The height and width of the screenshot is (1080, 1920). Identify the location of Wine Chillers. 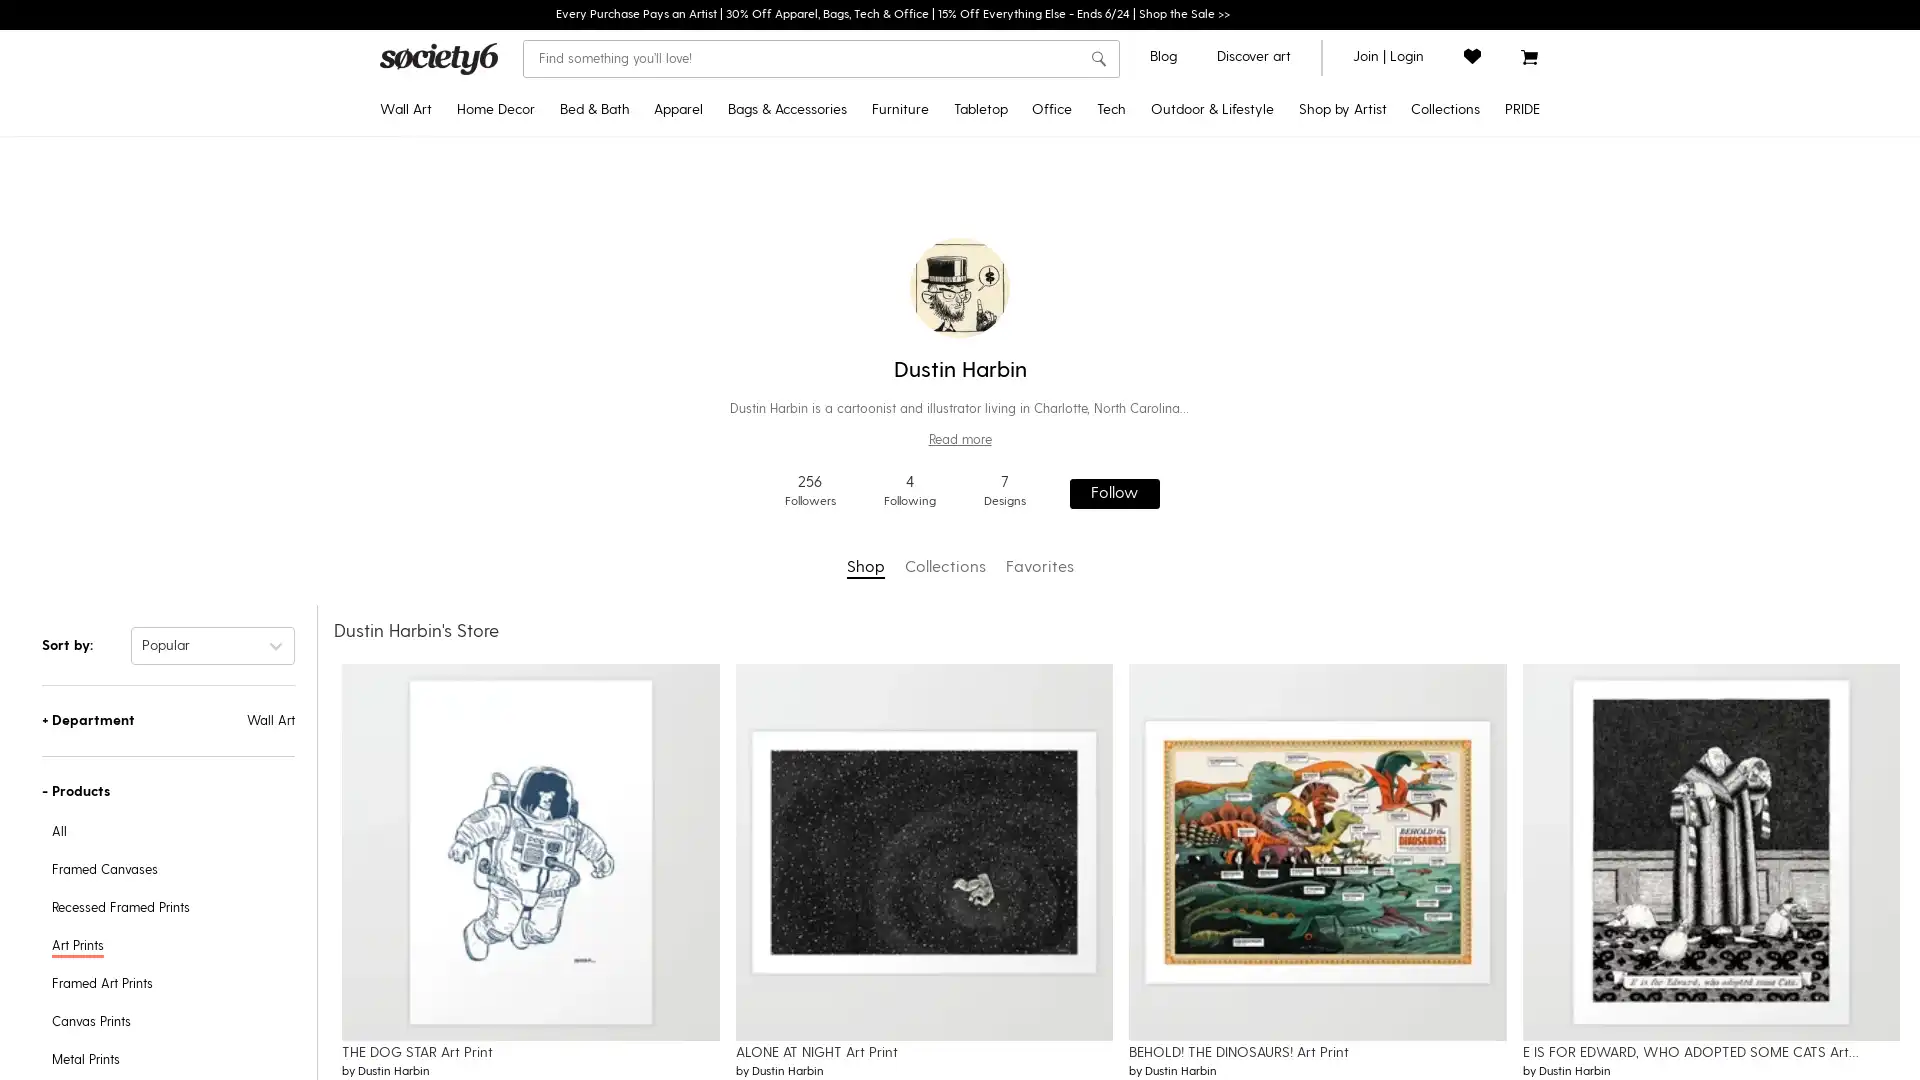
(1017, 385).